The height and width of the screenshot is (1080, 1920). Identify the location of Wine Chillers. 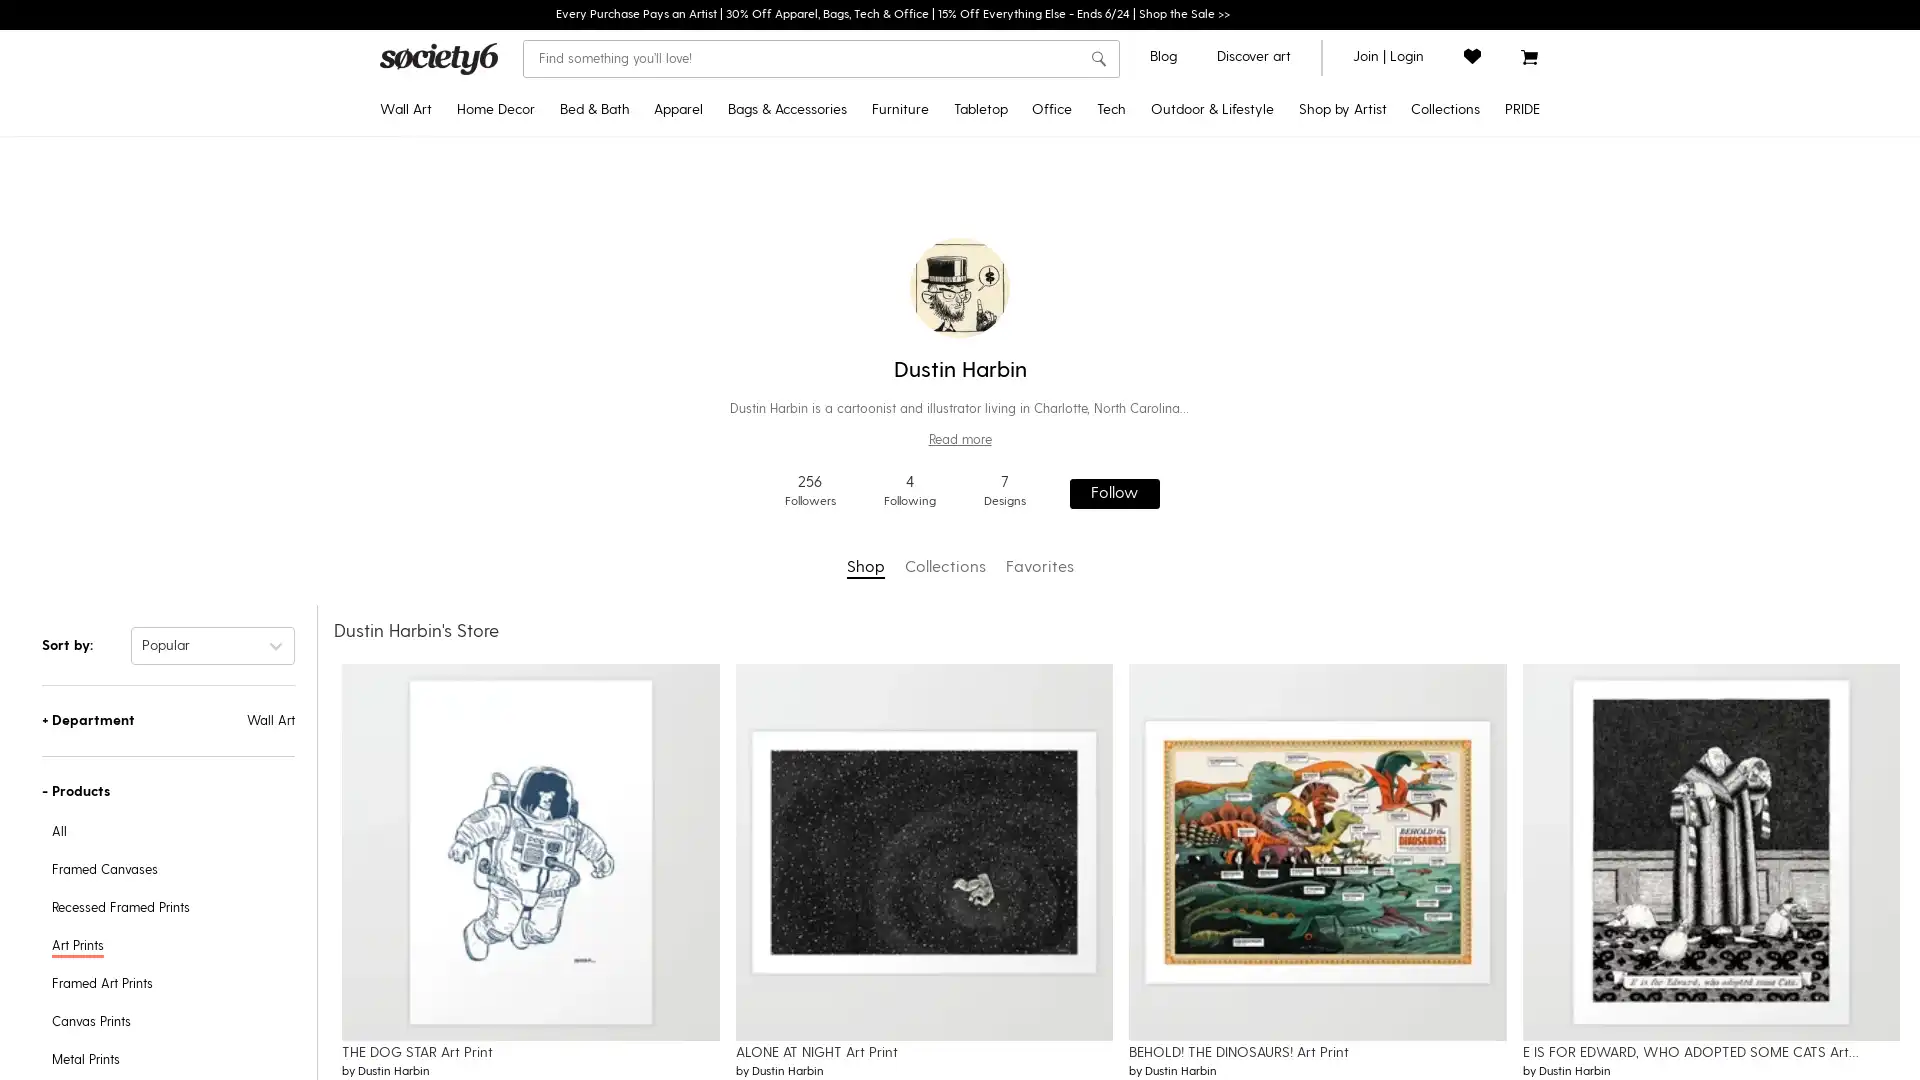
(1017, 385).